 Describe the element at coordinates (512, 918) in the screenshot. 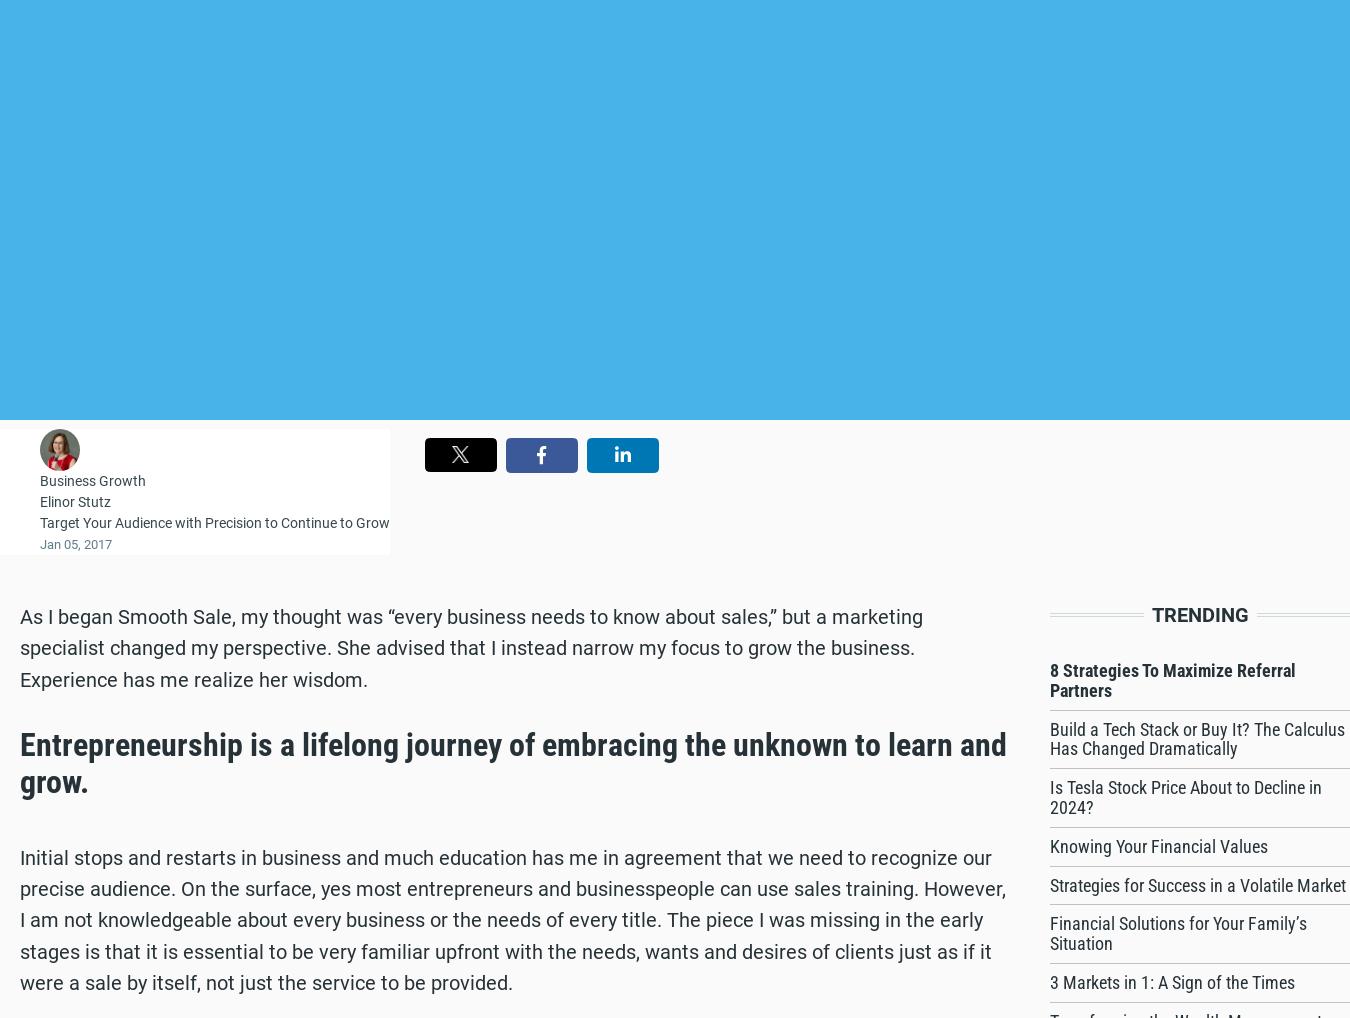

I see `'Initial stops and restarts in business and much education has me in agreement that we need to recognize our precise audience. On the surface, yes most entrepreneurs and businesspeople can use sales training. However, I am not knowledgeable about every business or the needs of every title. The piece I was missing in the early stages is that it is essential to be very familiar upfront with the needs, wants and desires of clients just as if it were a sale by itself, not just the service to be provided.'` at that location.